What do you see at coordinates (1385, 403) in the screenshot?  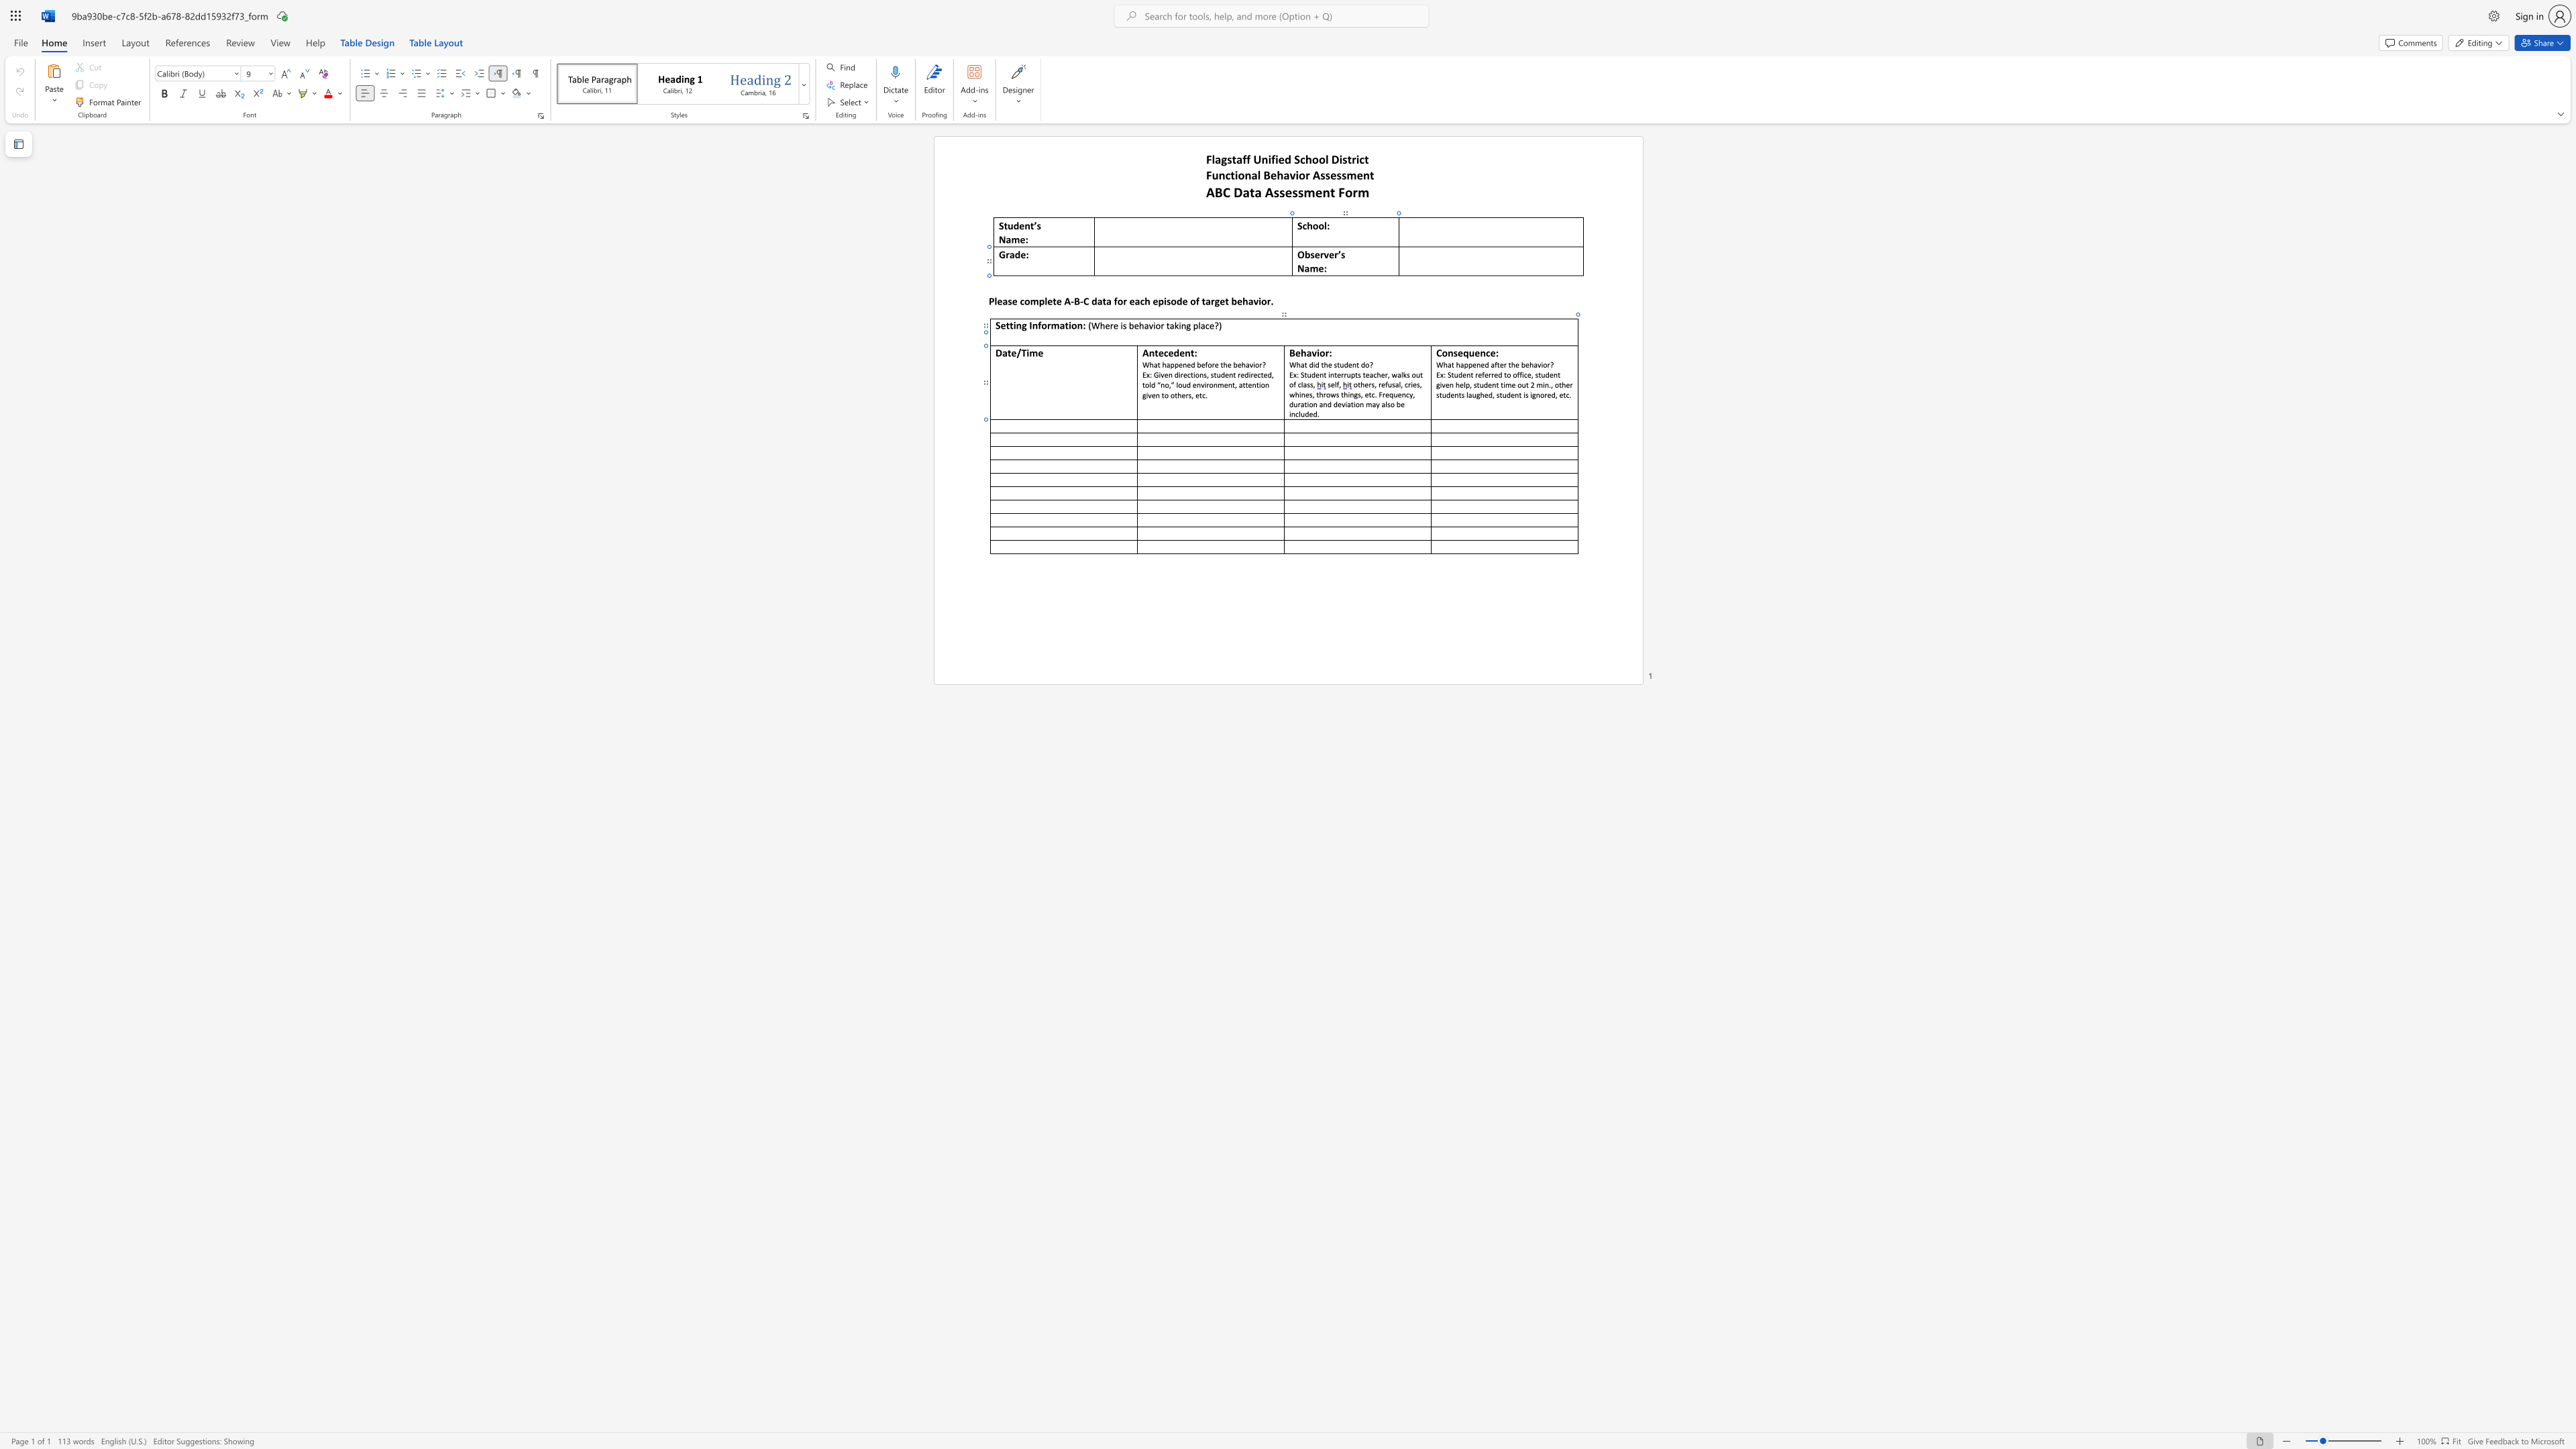 I see `the 1th character "l" in the text` at bounding box center [1385, 403].